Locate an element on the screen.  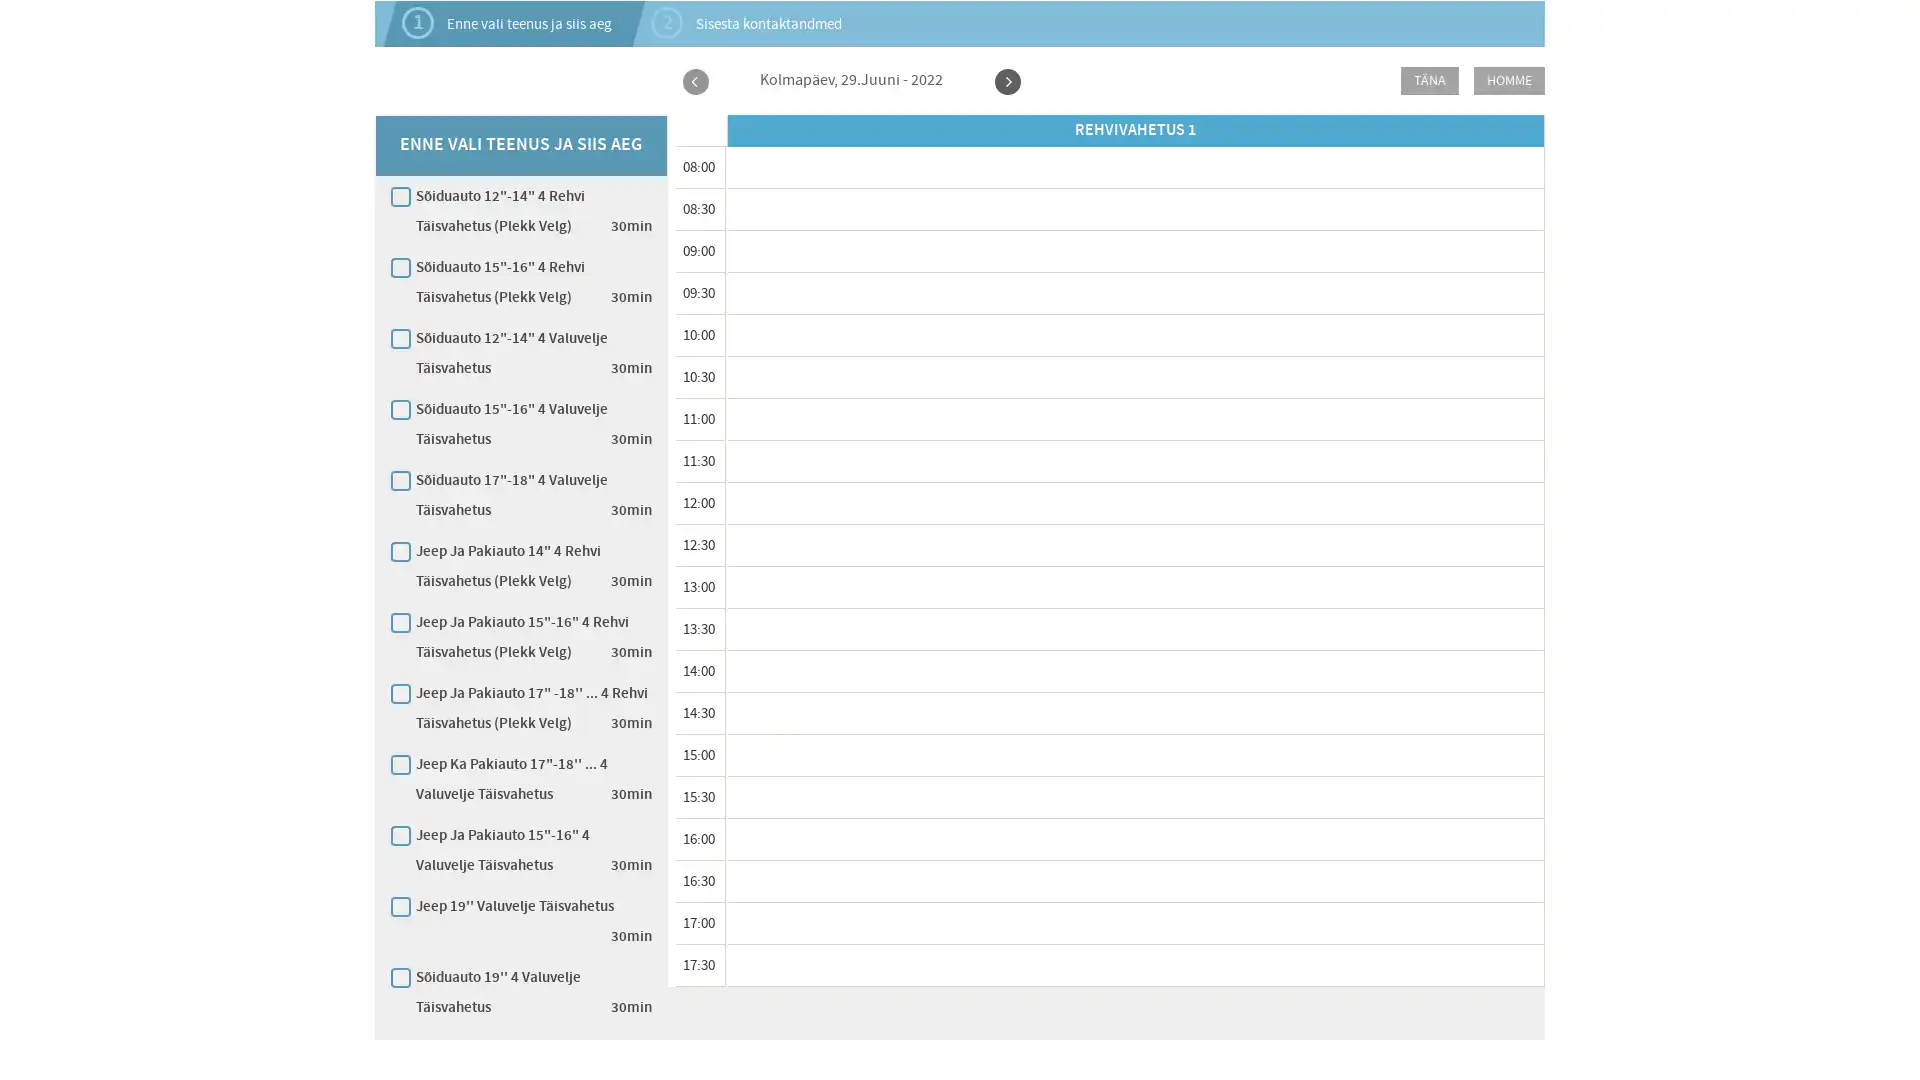
HOMME is located at coordinates (1509, 80).